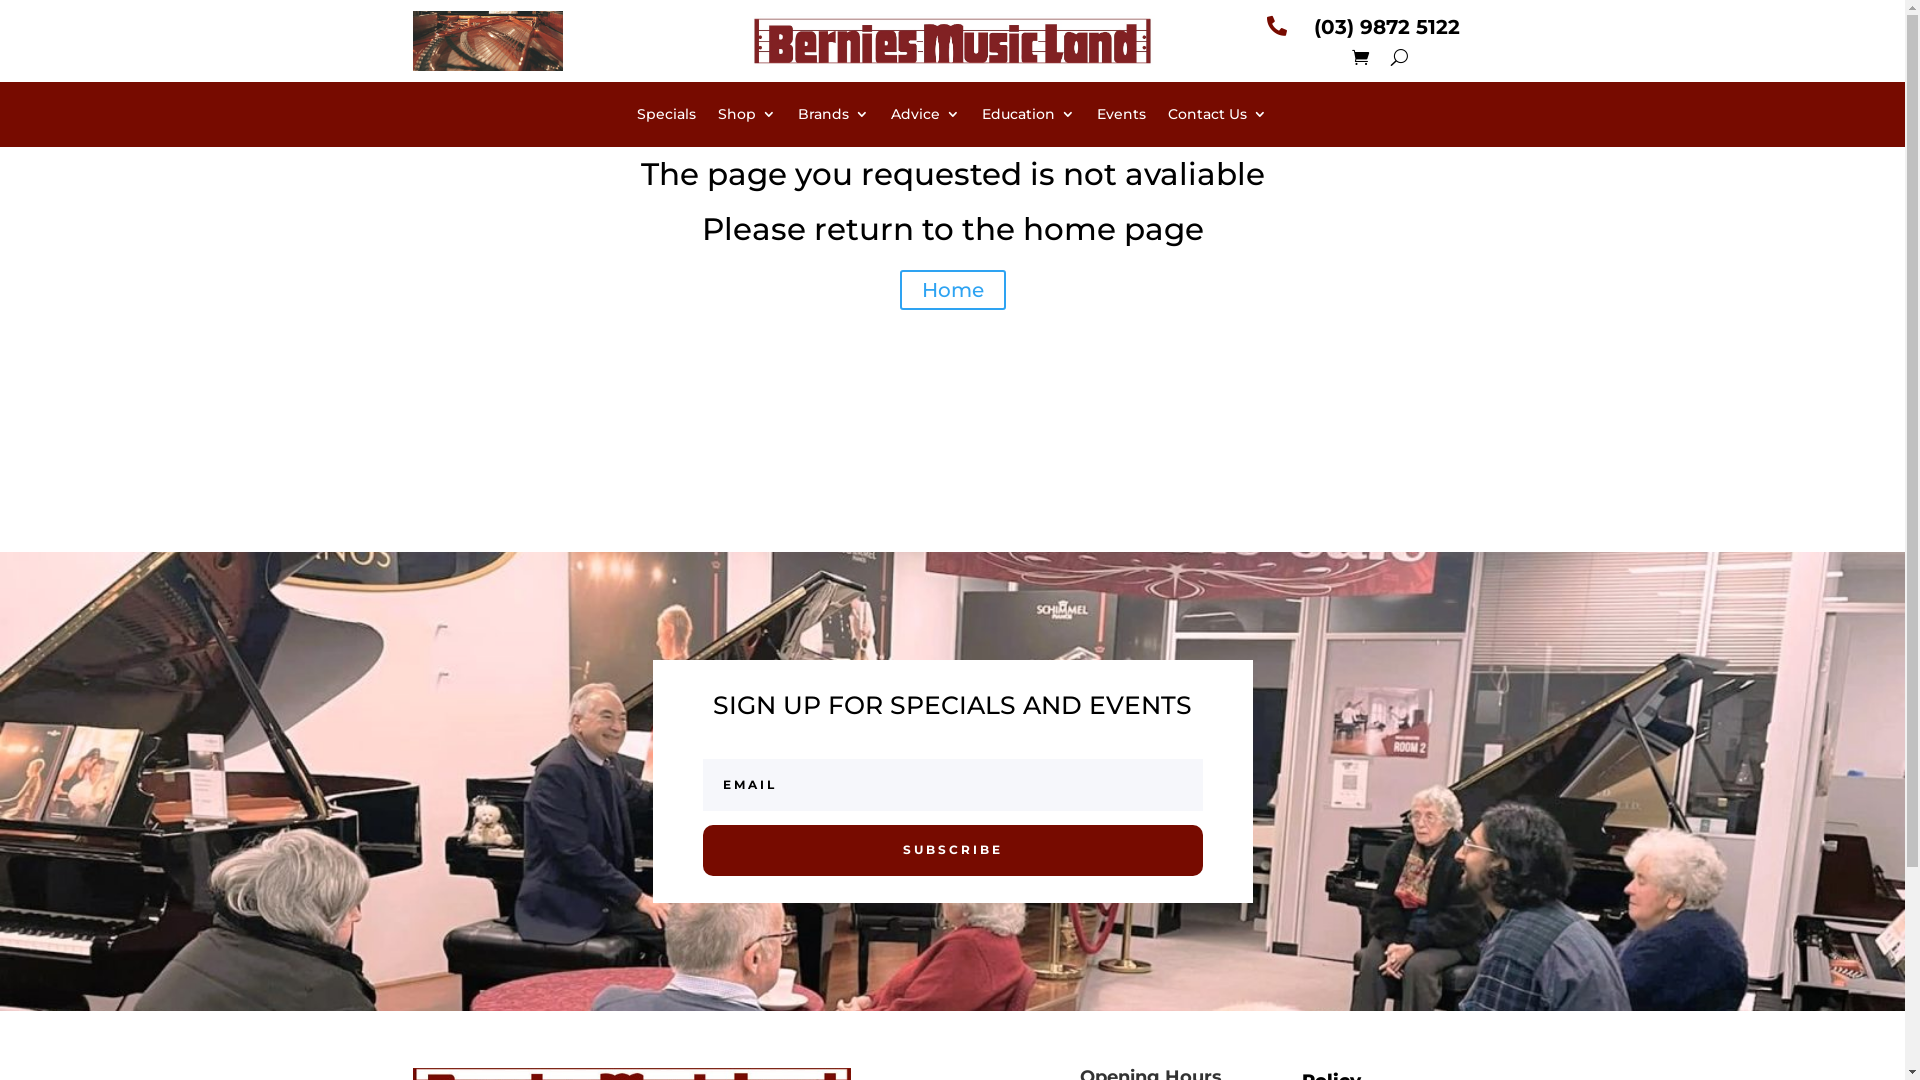 The image size is (1920, 1080). Describe the element at coordinates (982, 118) in the screenshot. I see `'Education'` at that location.